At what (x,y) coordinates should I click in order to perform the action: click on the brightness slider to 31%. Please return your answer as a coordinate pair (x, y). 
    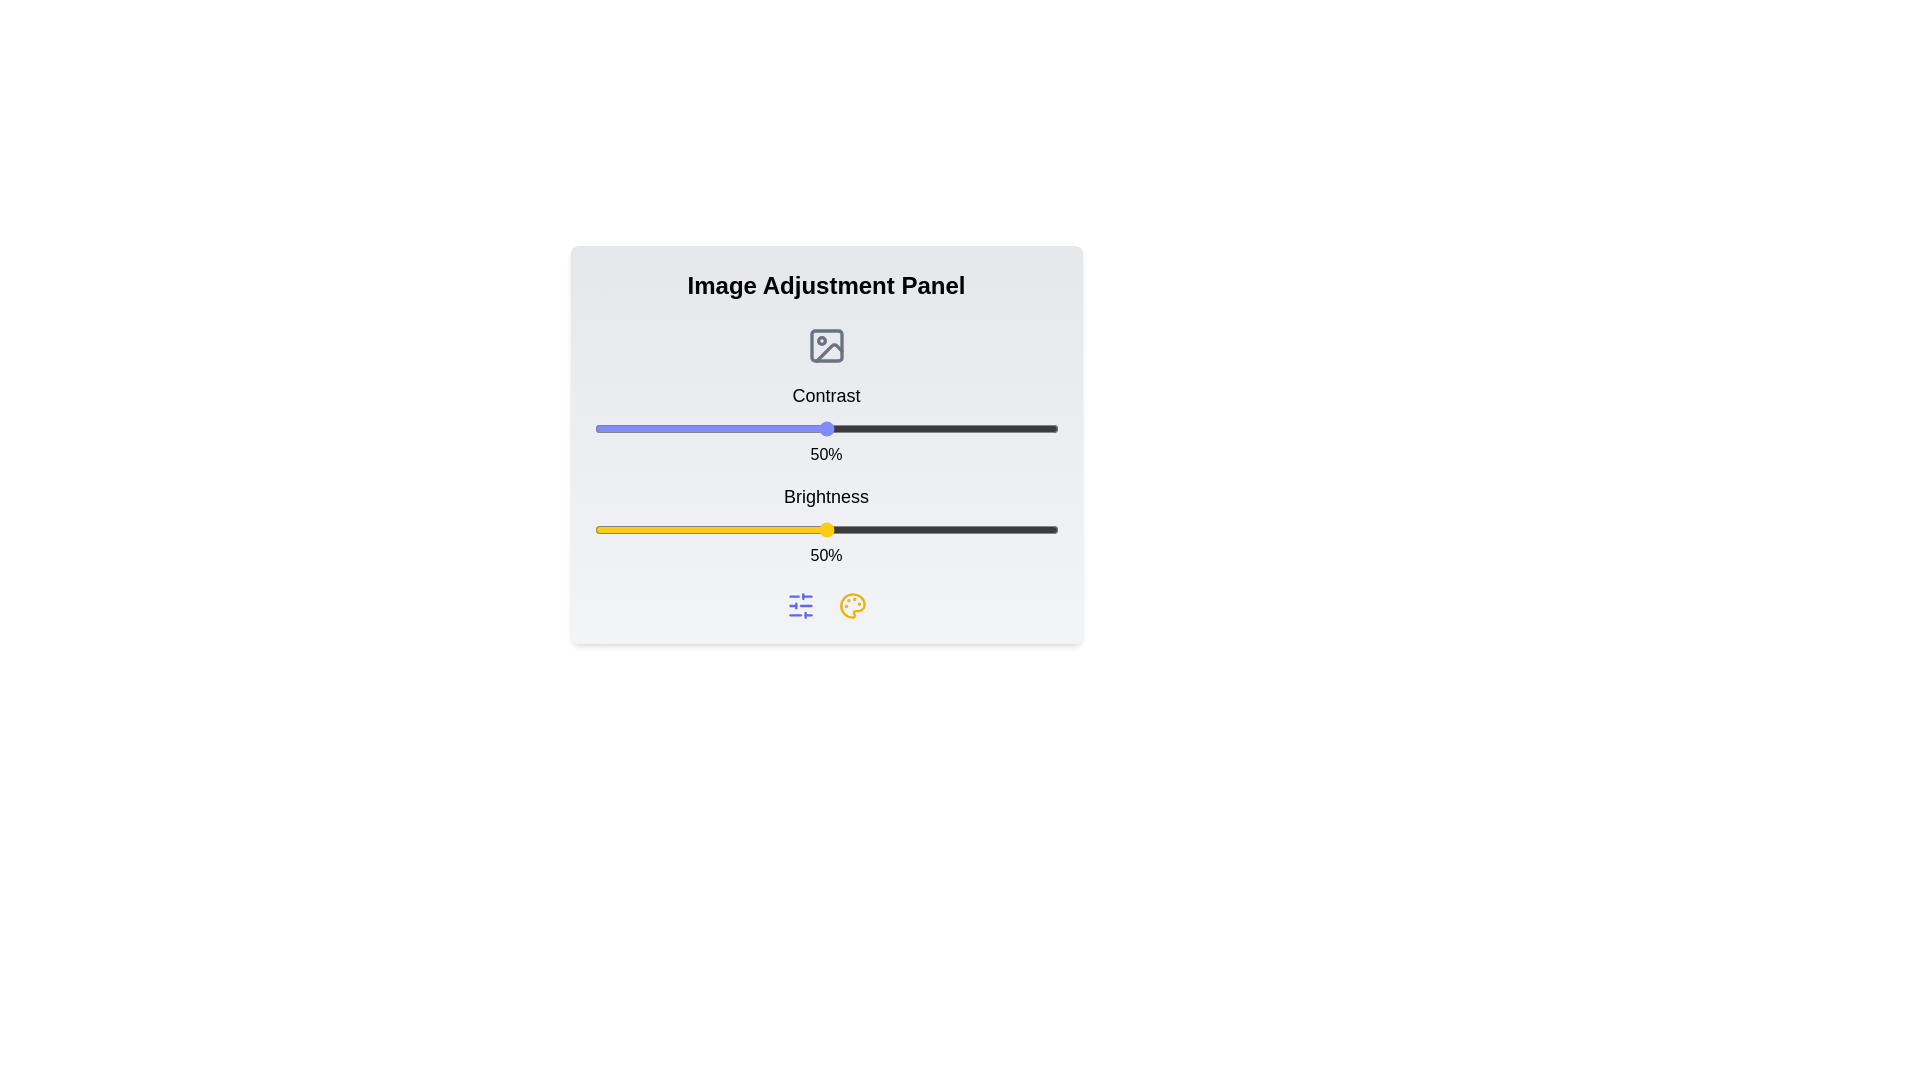
    Looking at the image, I should click on (737, 528).